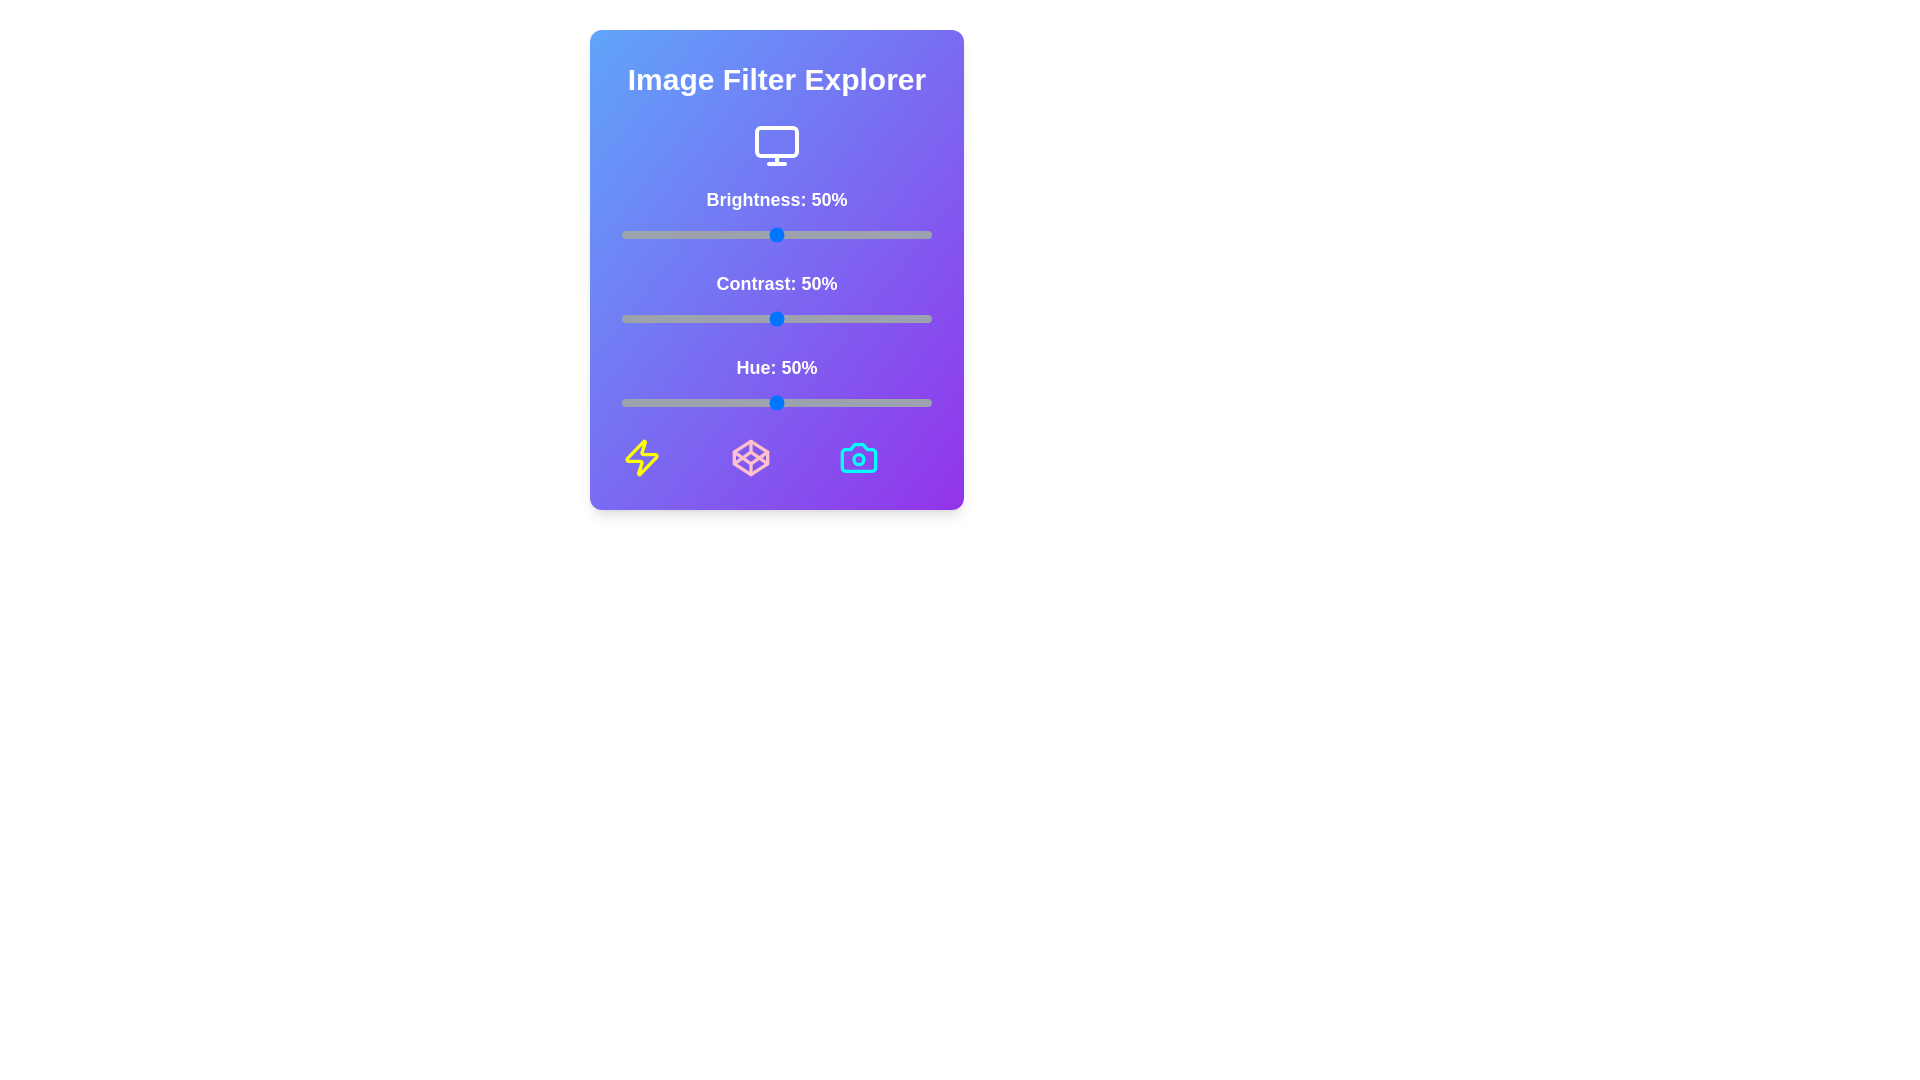 Image resolution: width=1920 pixels, height=1080 pixels. What do you see at coordinates (708, 402) in the screenshot?
I see `the hue slider to 28%` at bounding box center [708, 402].